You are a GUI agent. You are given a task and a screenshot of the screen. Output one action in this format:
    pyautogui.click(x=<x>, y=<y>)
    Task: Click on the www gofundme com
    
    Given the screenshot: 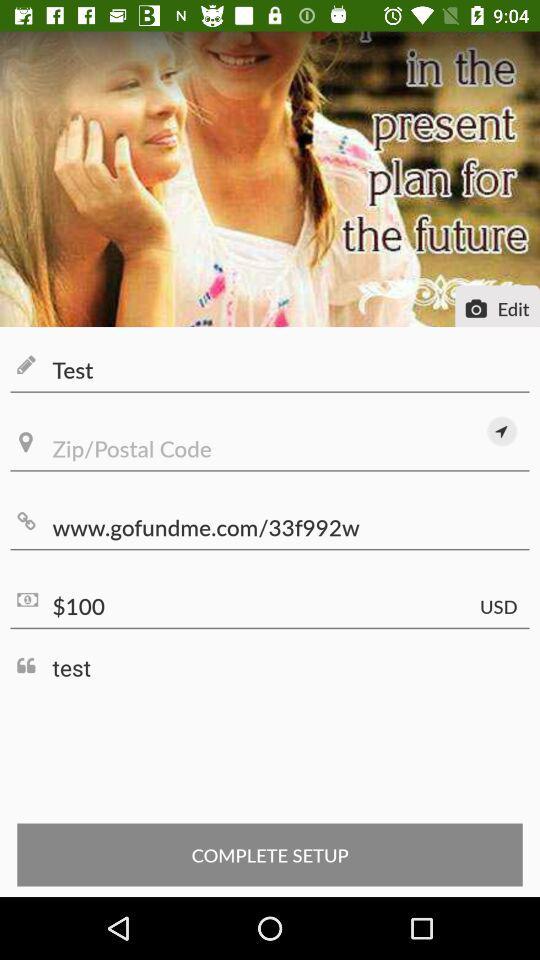 What is the action you would take?
    pyautogui.click(x=270, y=526)
    